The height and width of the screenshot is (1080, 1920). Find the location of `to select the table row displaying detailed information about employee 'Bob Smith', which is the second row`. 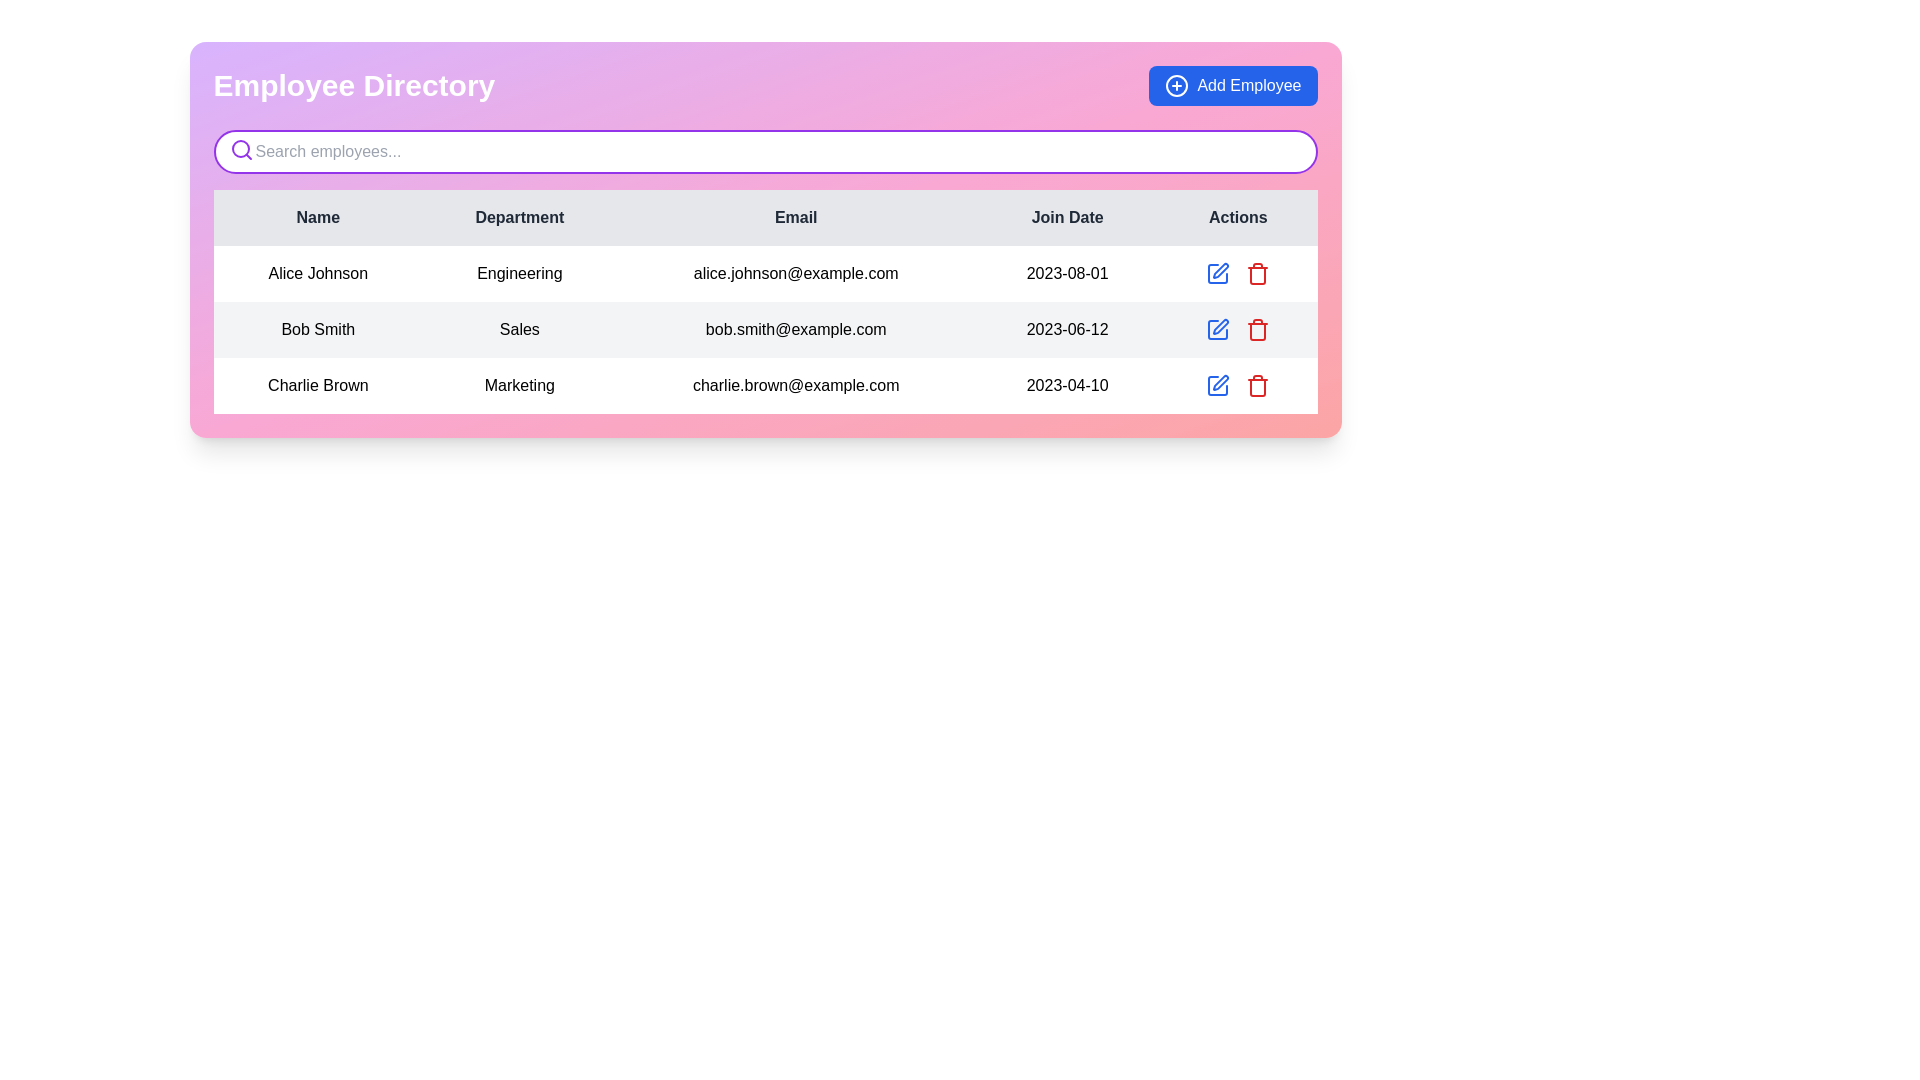

to select the table row displaying detailed information about employee 'Bob Smith', which is the second row is located at coordinates (764, 329).